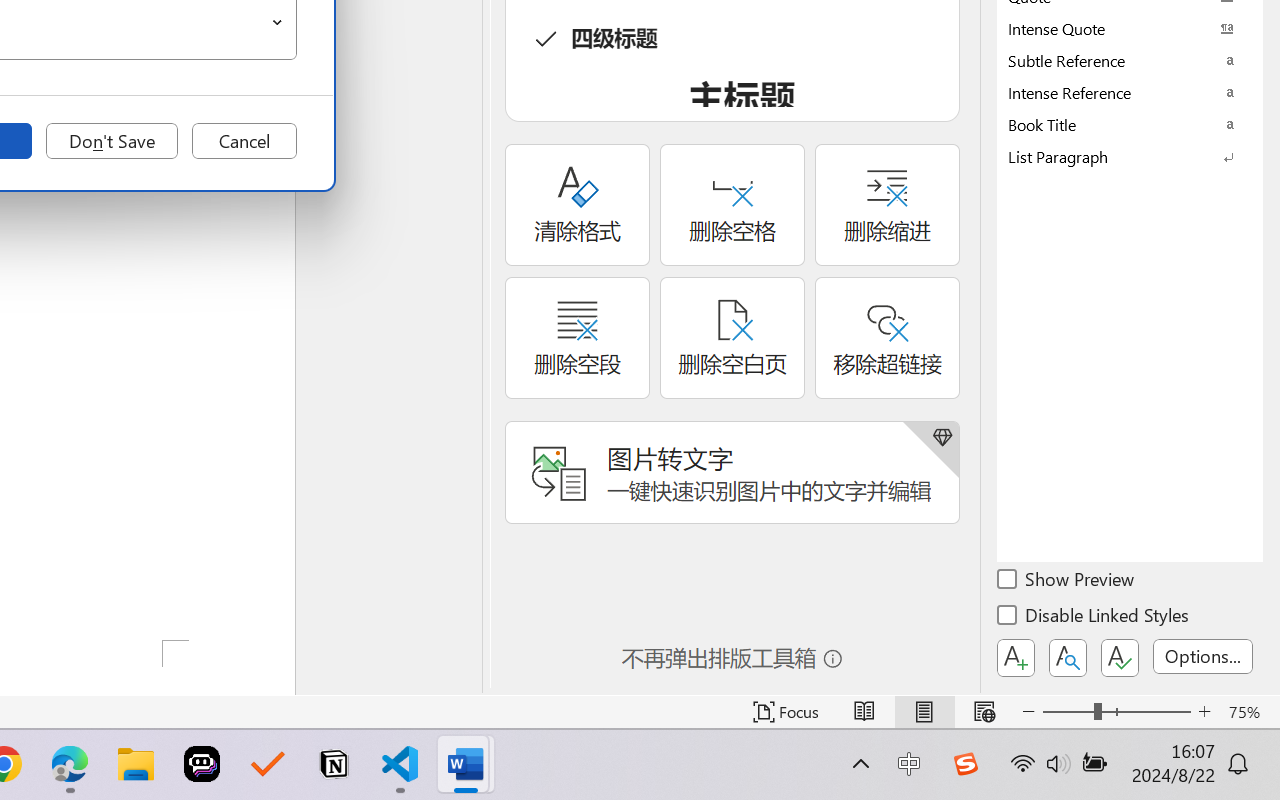  What do you see at coordinates (1130, 123) in the screenshot?
I see `'Book Title'` at bounding box center [1130, 123].